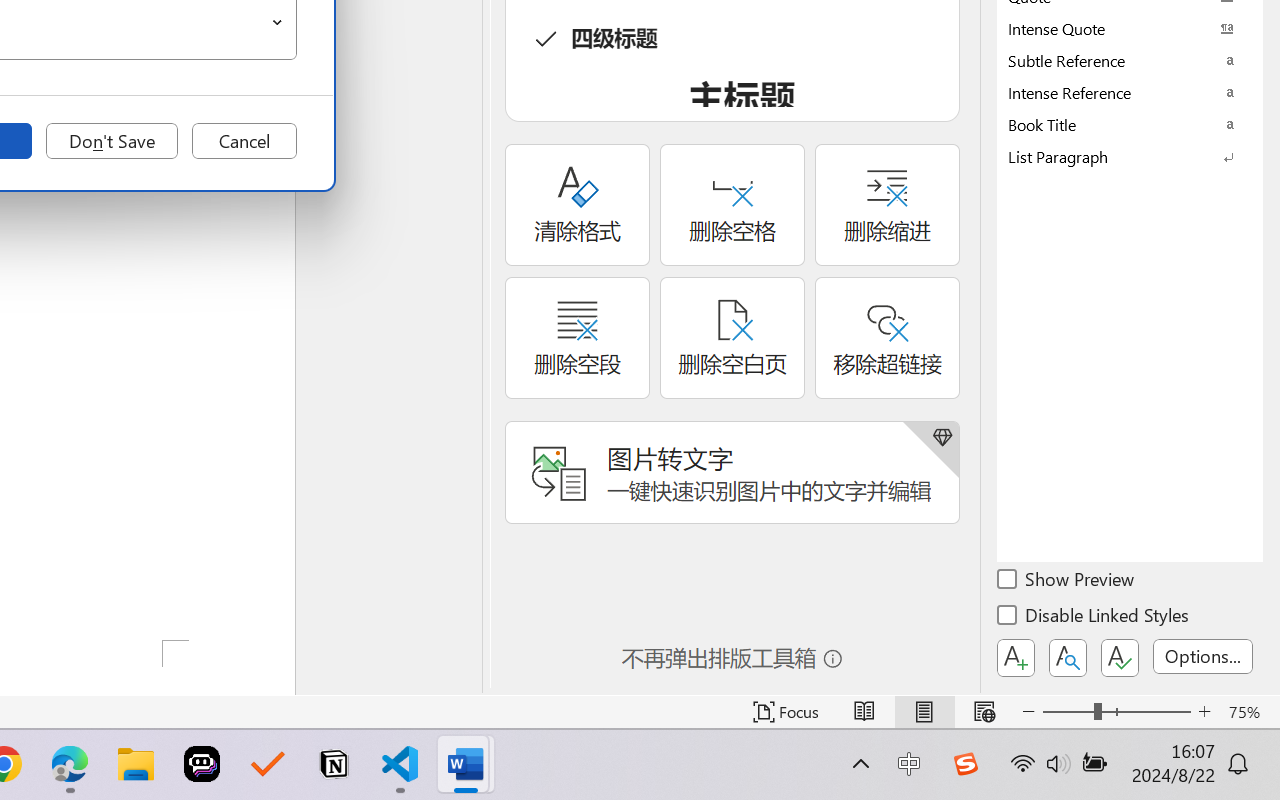  What do you see at coordinates (1130, 123) in the screenshot?
I see `'Book Title'` at bounding box center [1130, 123].